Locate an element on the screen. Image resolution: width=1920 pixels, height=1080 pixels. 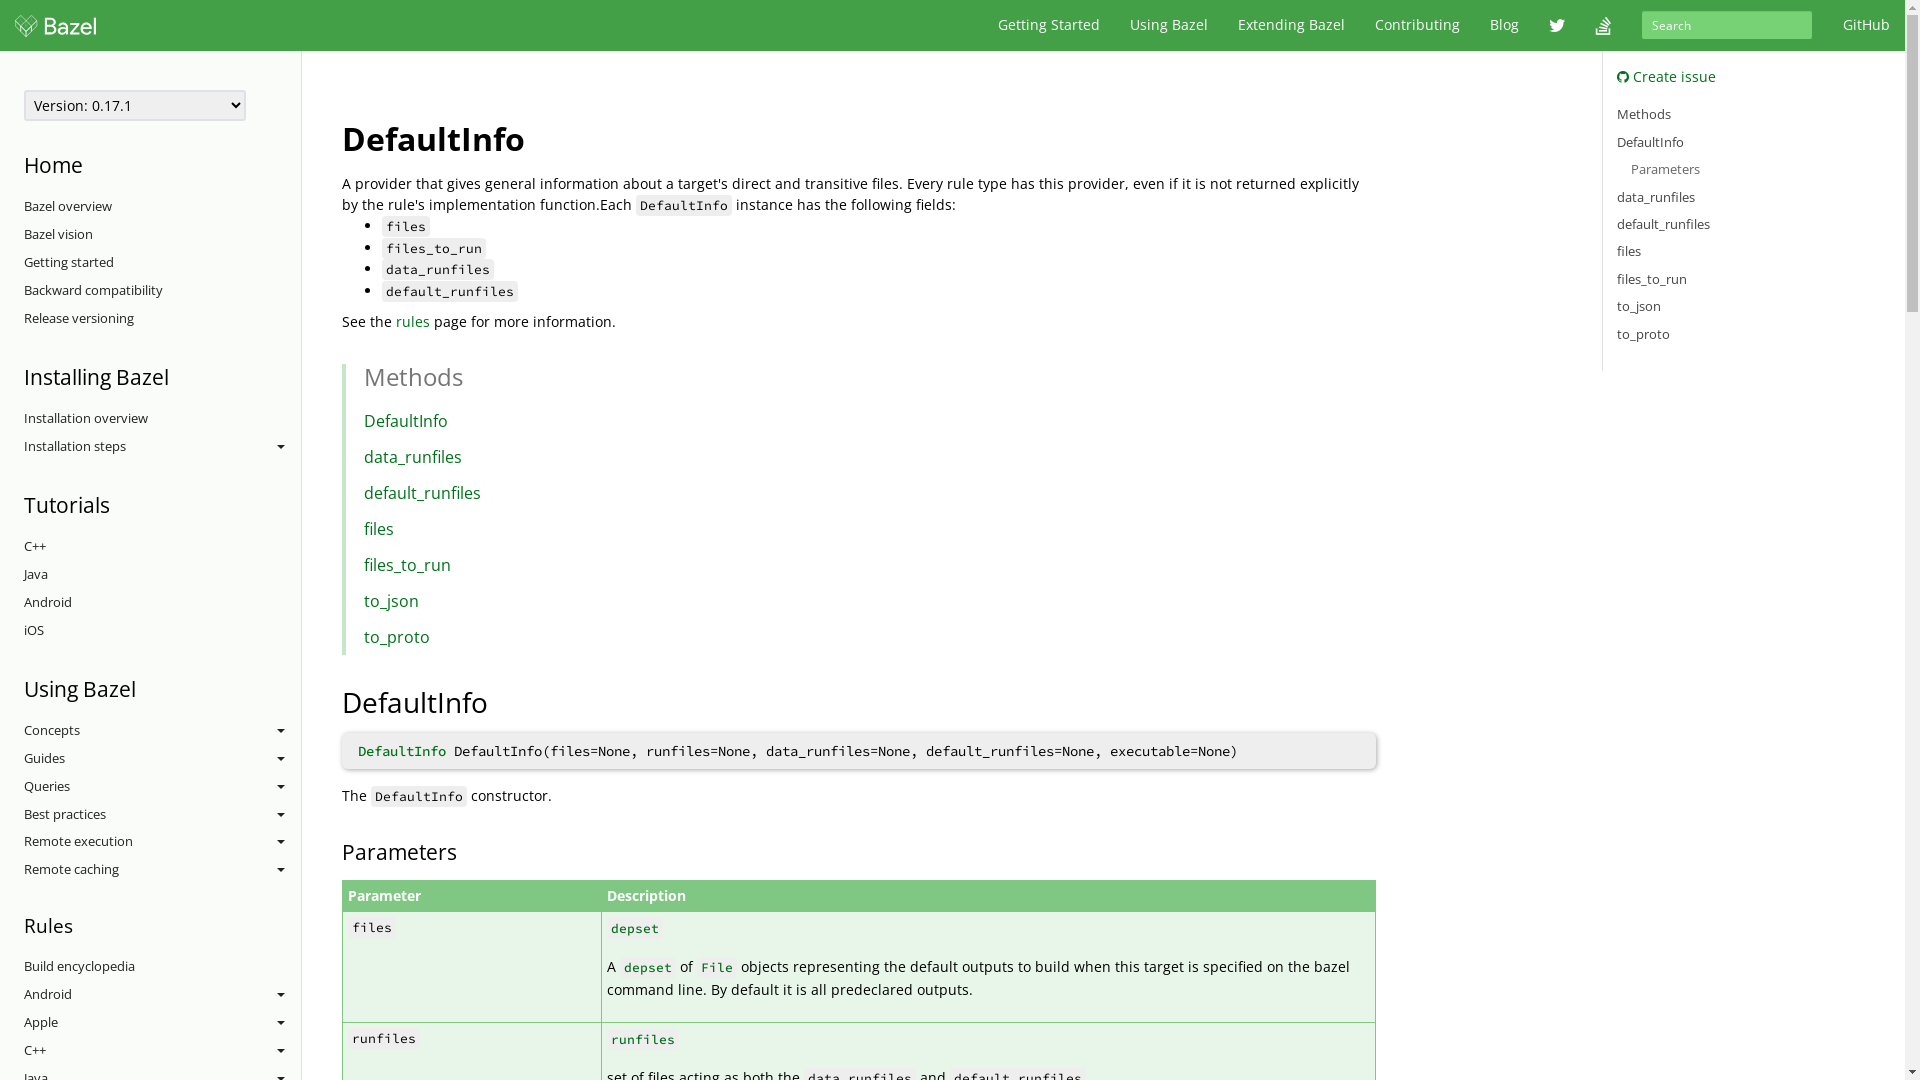
'data_runfiles' is located at coordinates (364, 456).